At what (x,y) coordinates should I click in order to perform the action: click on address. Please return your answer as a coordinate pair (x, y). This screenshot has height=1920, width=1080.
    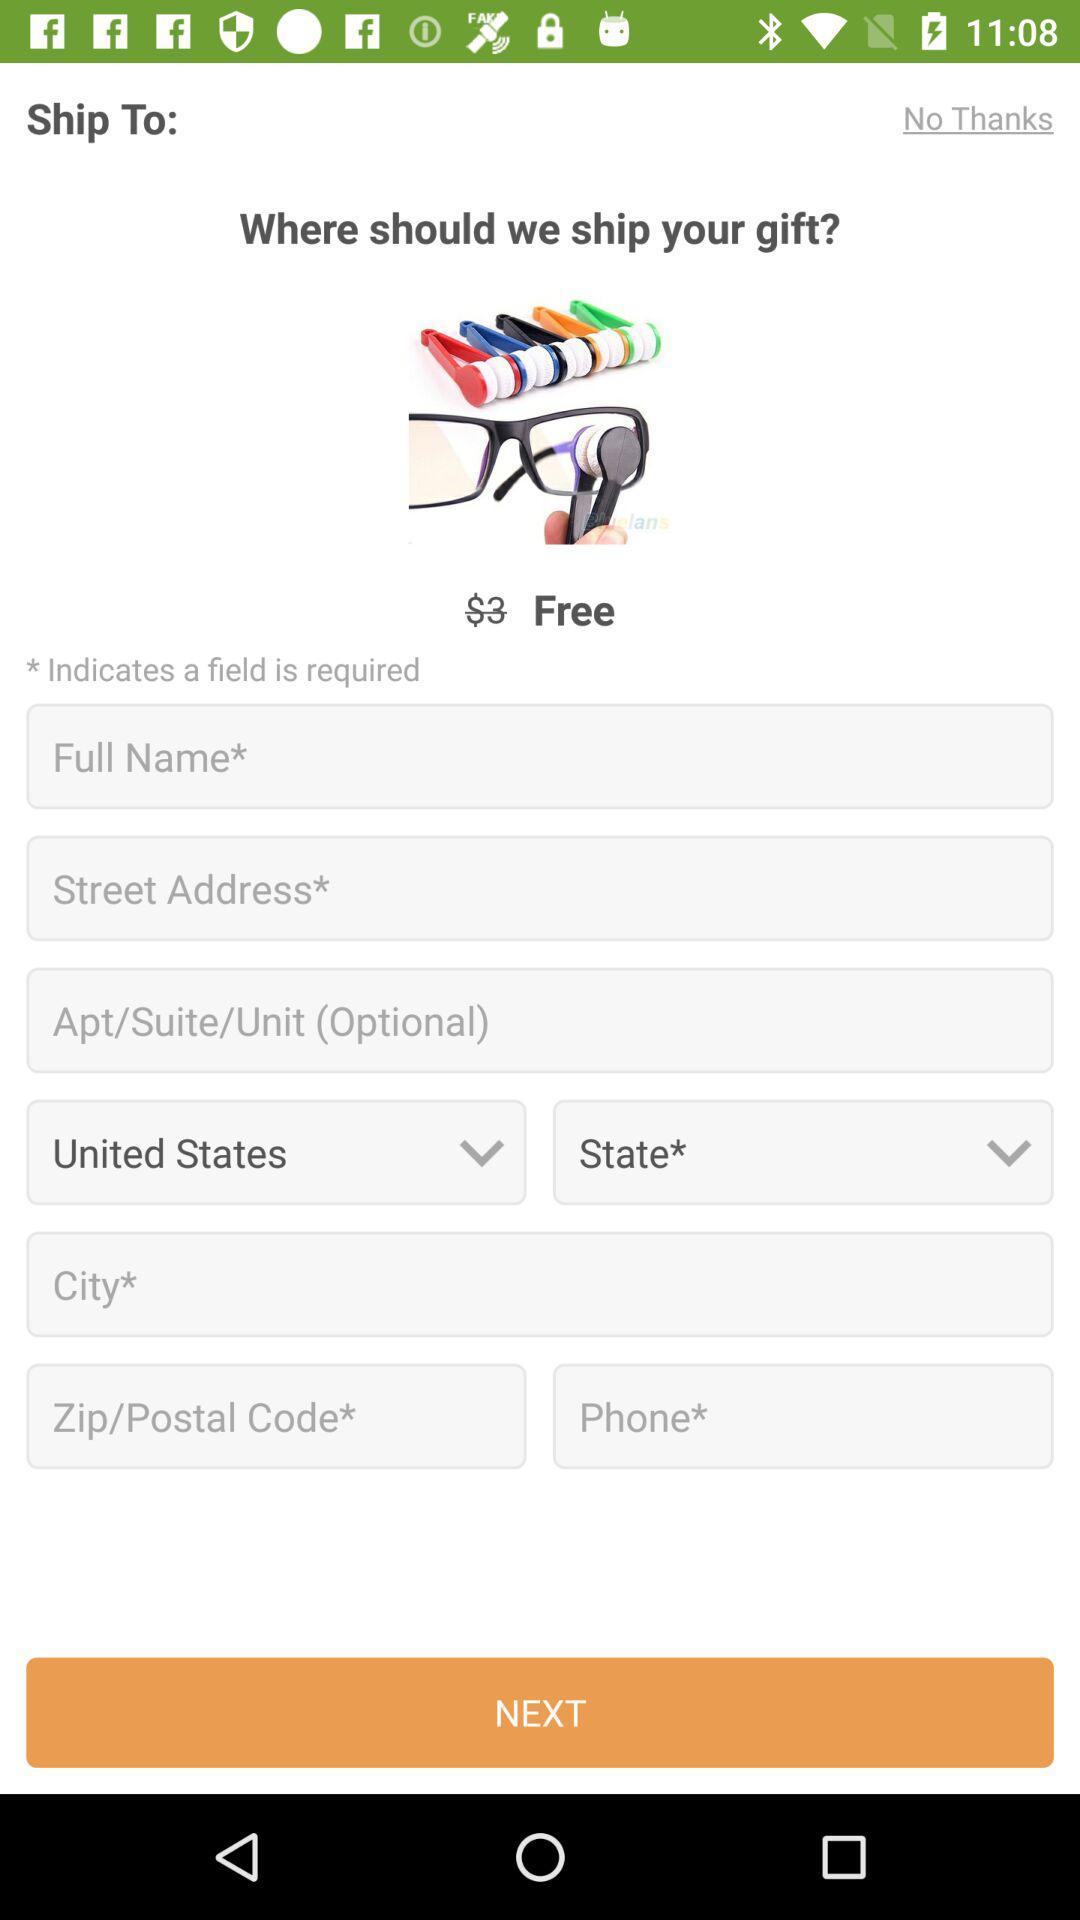
    Looking at the image, I should click on (540, 887).